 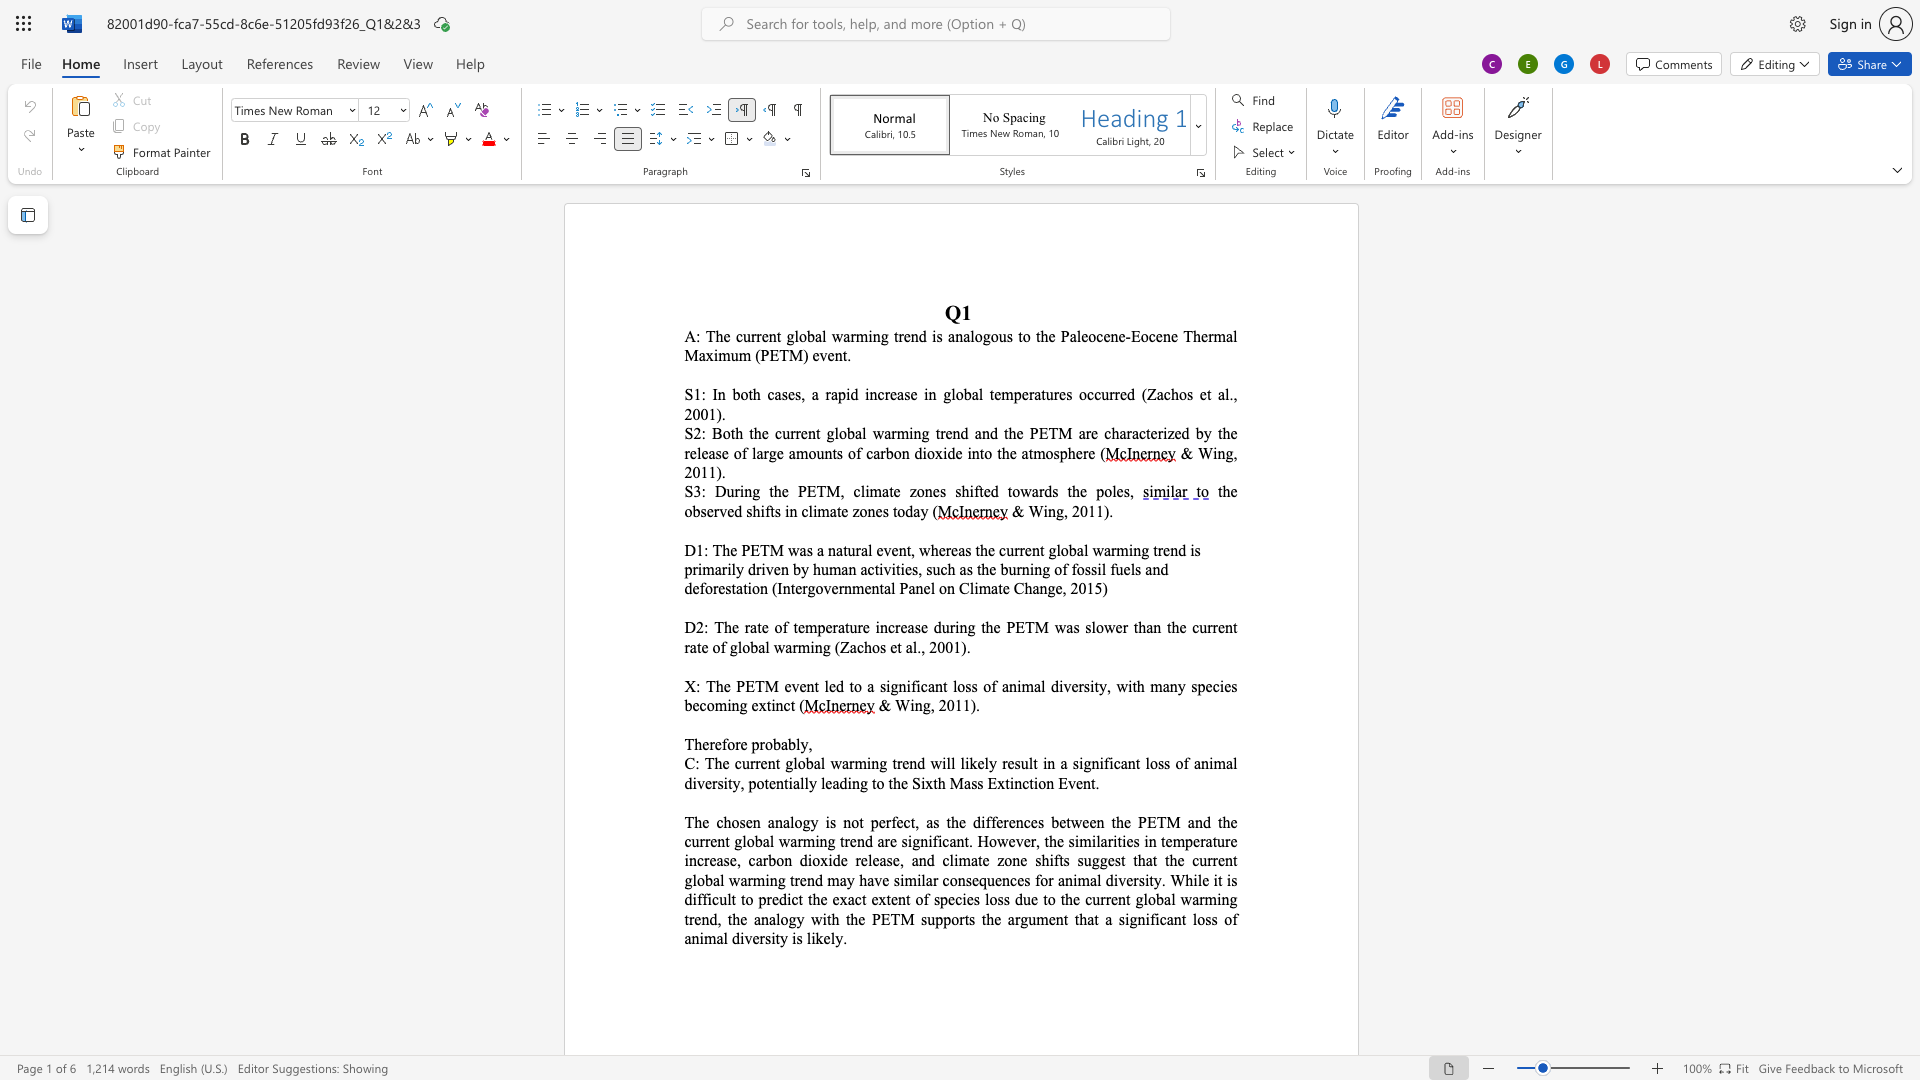 What do you see at coordinates (1005, 453) in the screenshot?
I see `the 1th character "h" in the text` at bounding box center [1005, 453].